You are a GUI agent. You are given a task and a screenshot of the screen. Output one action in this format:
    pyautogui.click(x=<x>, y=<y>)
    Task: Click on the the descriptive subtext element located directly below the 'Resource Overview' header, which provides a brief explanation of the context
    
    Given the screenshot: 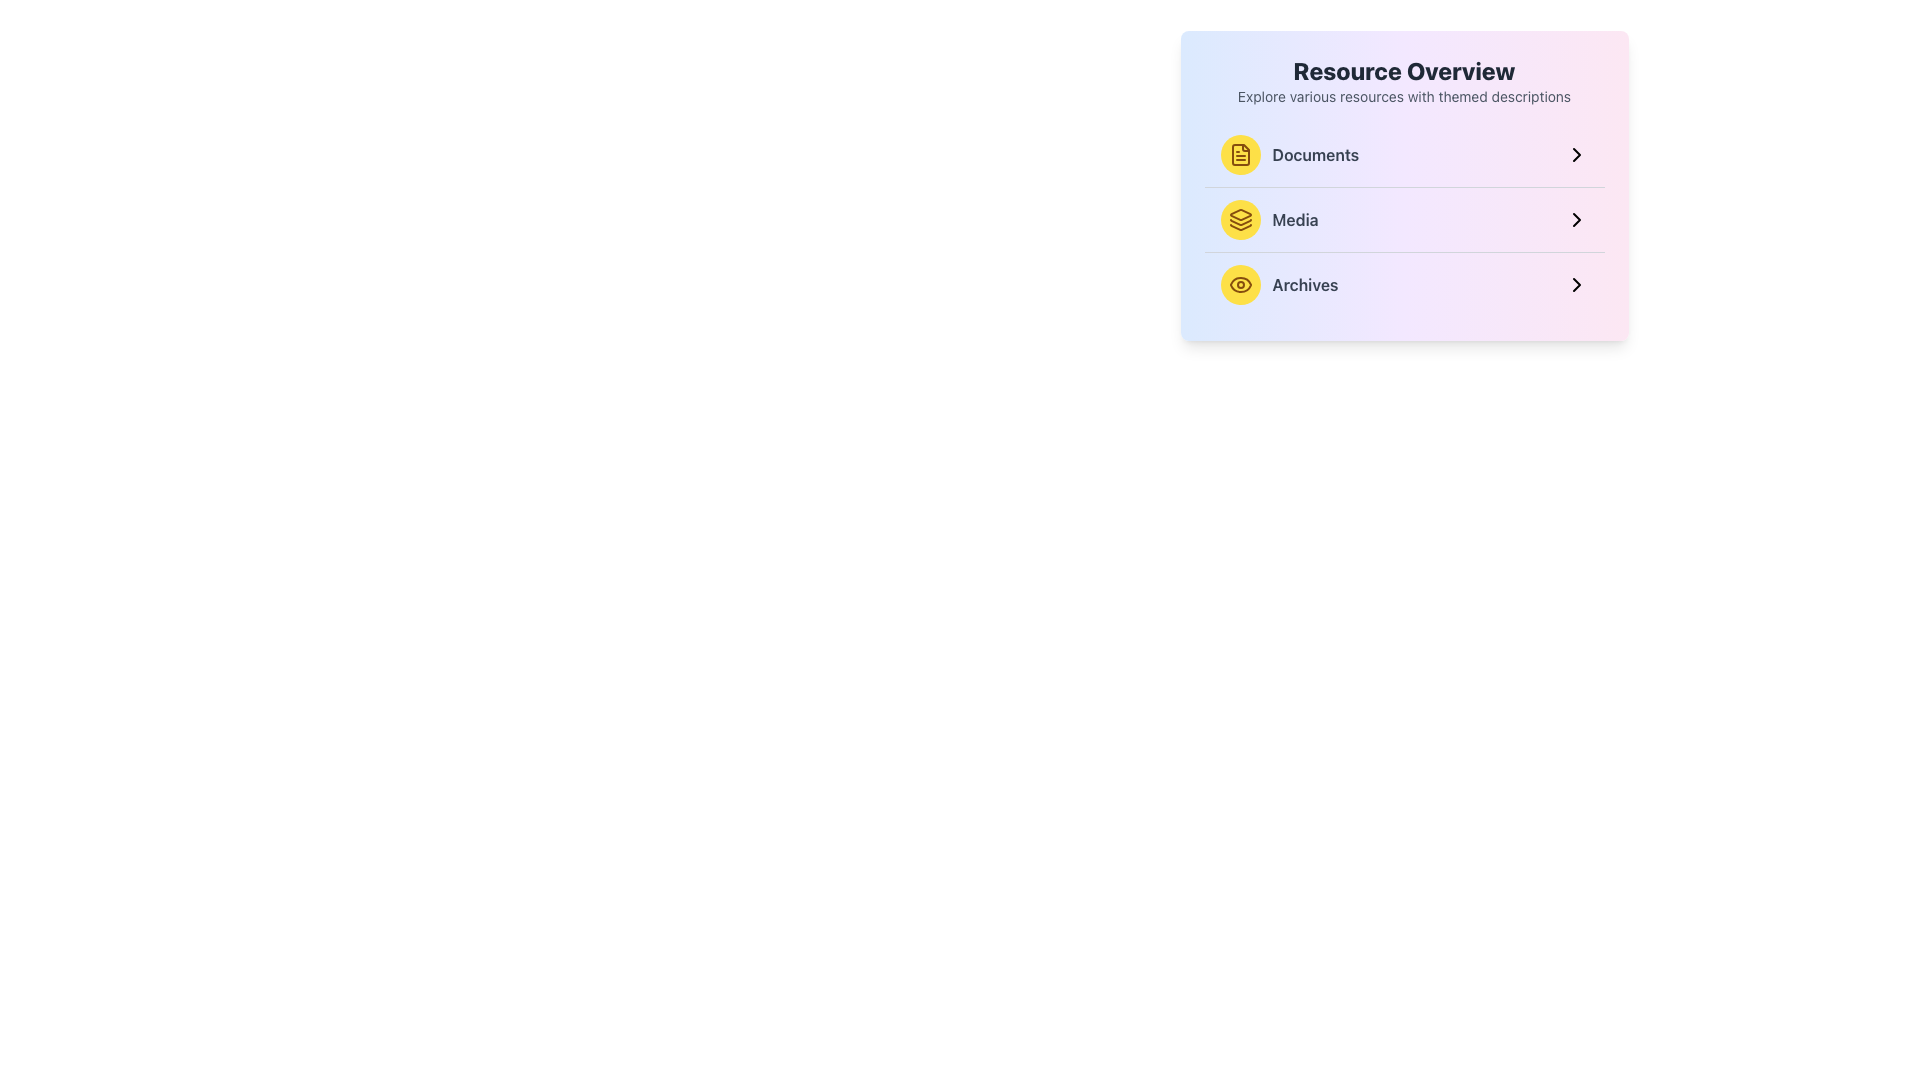 What is the action you would take?
    pyautogui.click(x=1403, y=96)
    